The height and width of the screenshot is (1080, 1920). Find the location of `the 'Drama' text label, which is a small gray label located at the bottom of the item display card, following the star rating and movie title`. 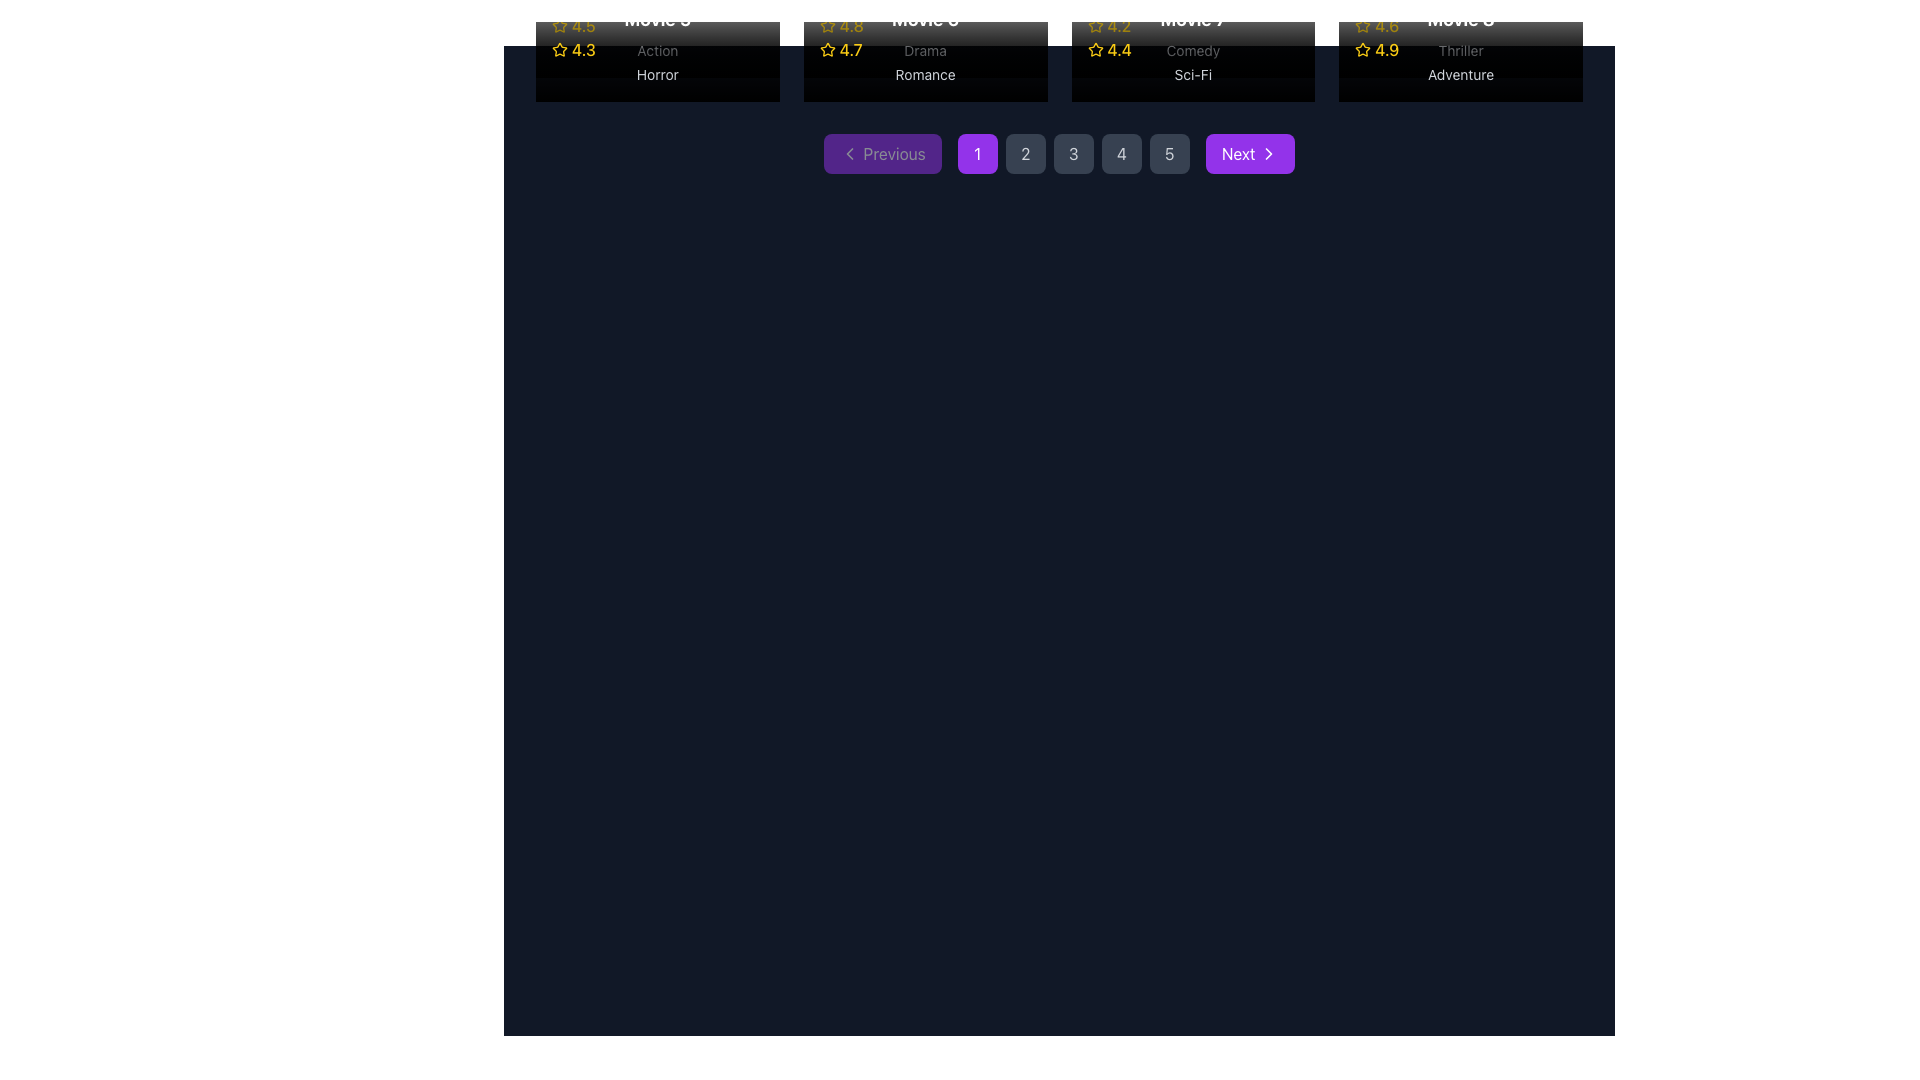

the 'Drama' text label, which is a small gray label located at the bottom of the item display card, following the star rating and movie title is located at coordinates (924, 49).